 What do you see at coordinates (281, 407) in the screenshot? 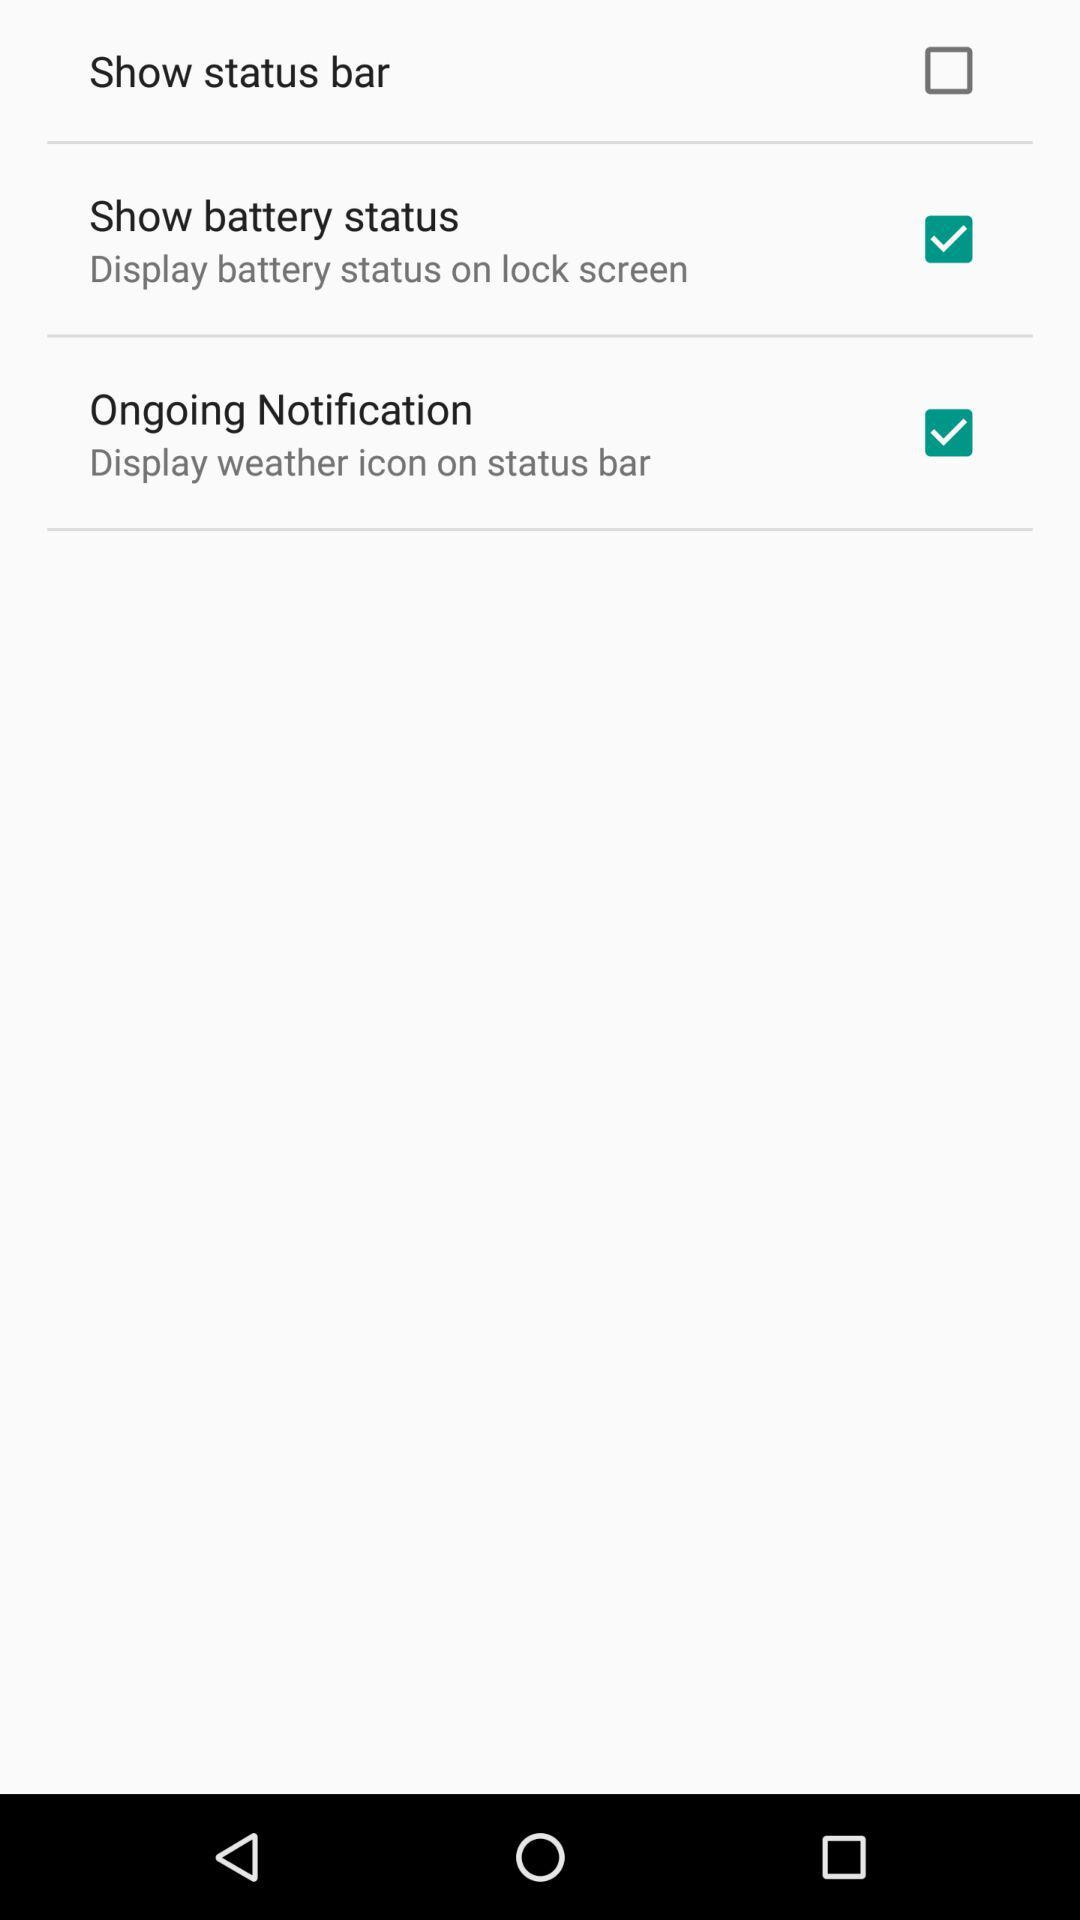
I see `the ongoing notification icon` at bounding box center [281, 407].